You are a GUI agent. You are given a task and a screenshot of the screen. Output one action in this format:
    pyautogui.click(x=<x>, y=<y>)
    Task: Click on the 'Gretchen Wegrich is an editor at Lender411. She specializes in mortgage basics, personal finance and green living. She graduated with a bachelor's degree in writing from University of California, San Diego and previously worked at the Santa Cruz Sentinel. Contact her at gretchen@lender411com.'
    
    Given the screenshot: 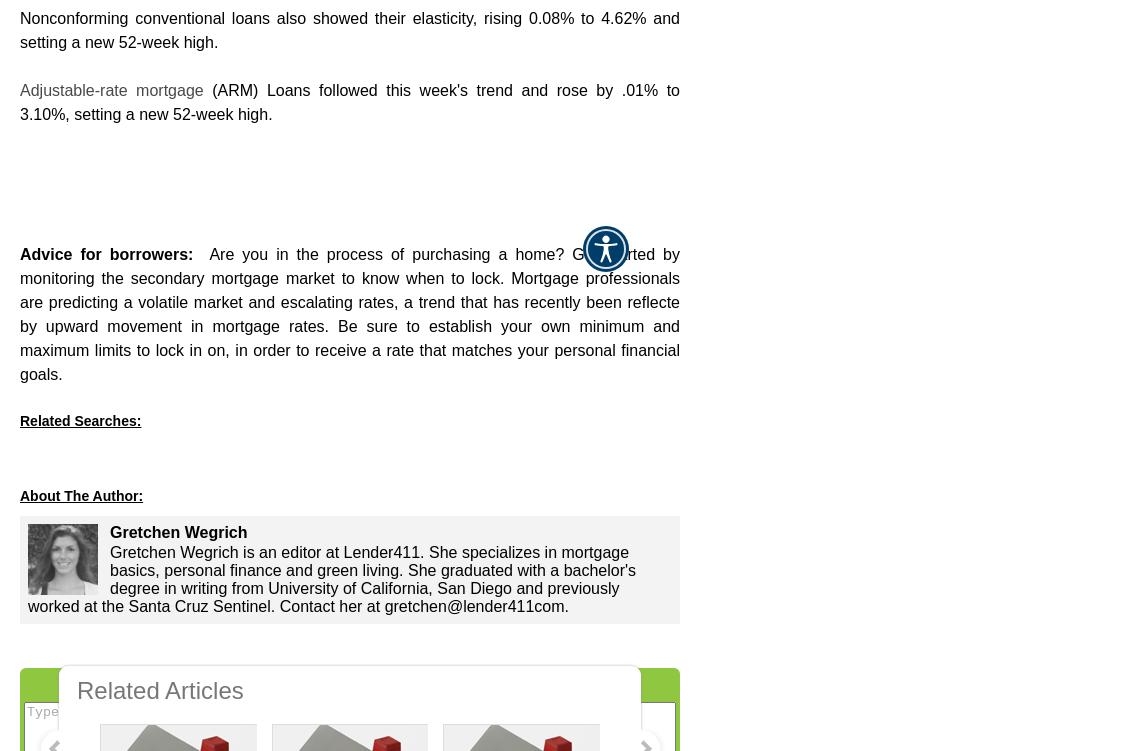 What is the action you would take?
    pyautogui.click(x=331, y=578)
    